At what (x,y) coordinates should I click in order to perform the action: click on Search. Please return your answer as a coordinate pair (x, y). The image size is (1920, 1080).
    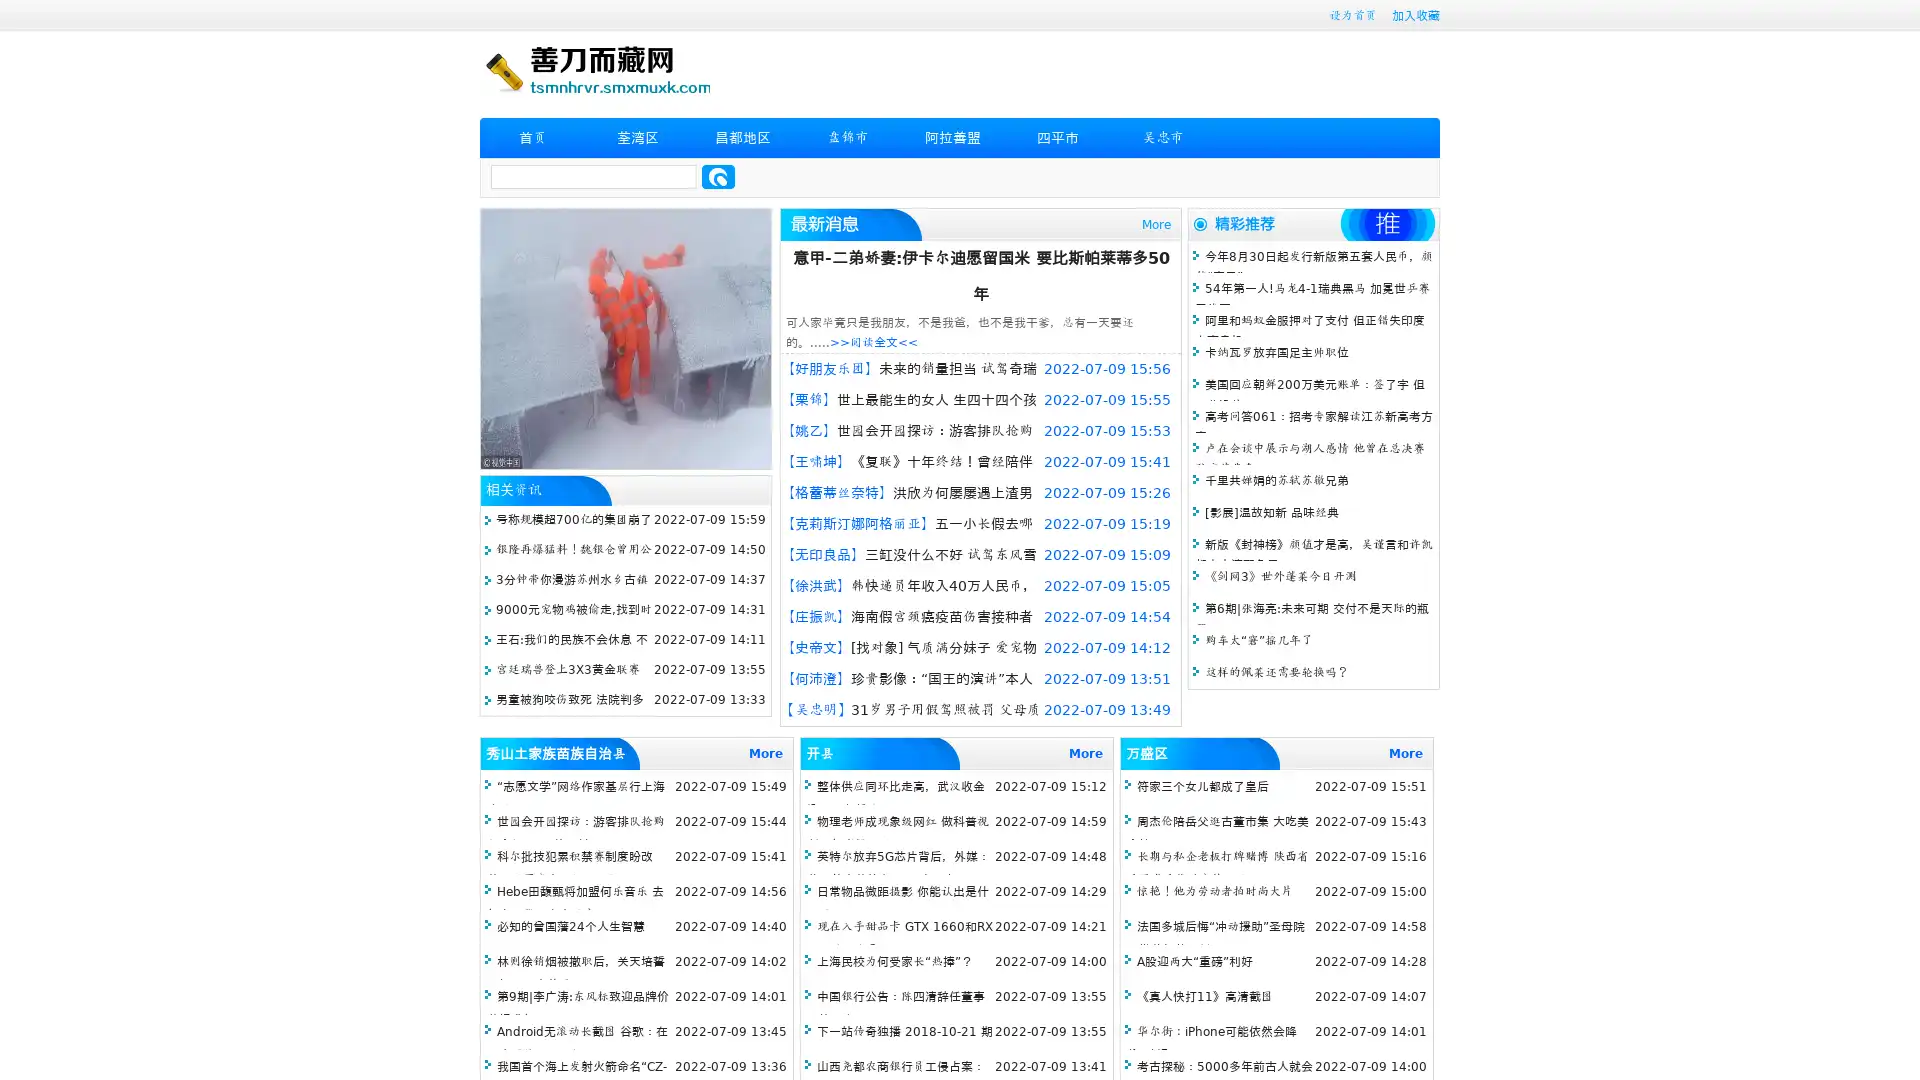
    Looking at the image, I should click on (718, 176).